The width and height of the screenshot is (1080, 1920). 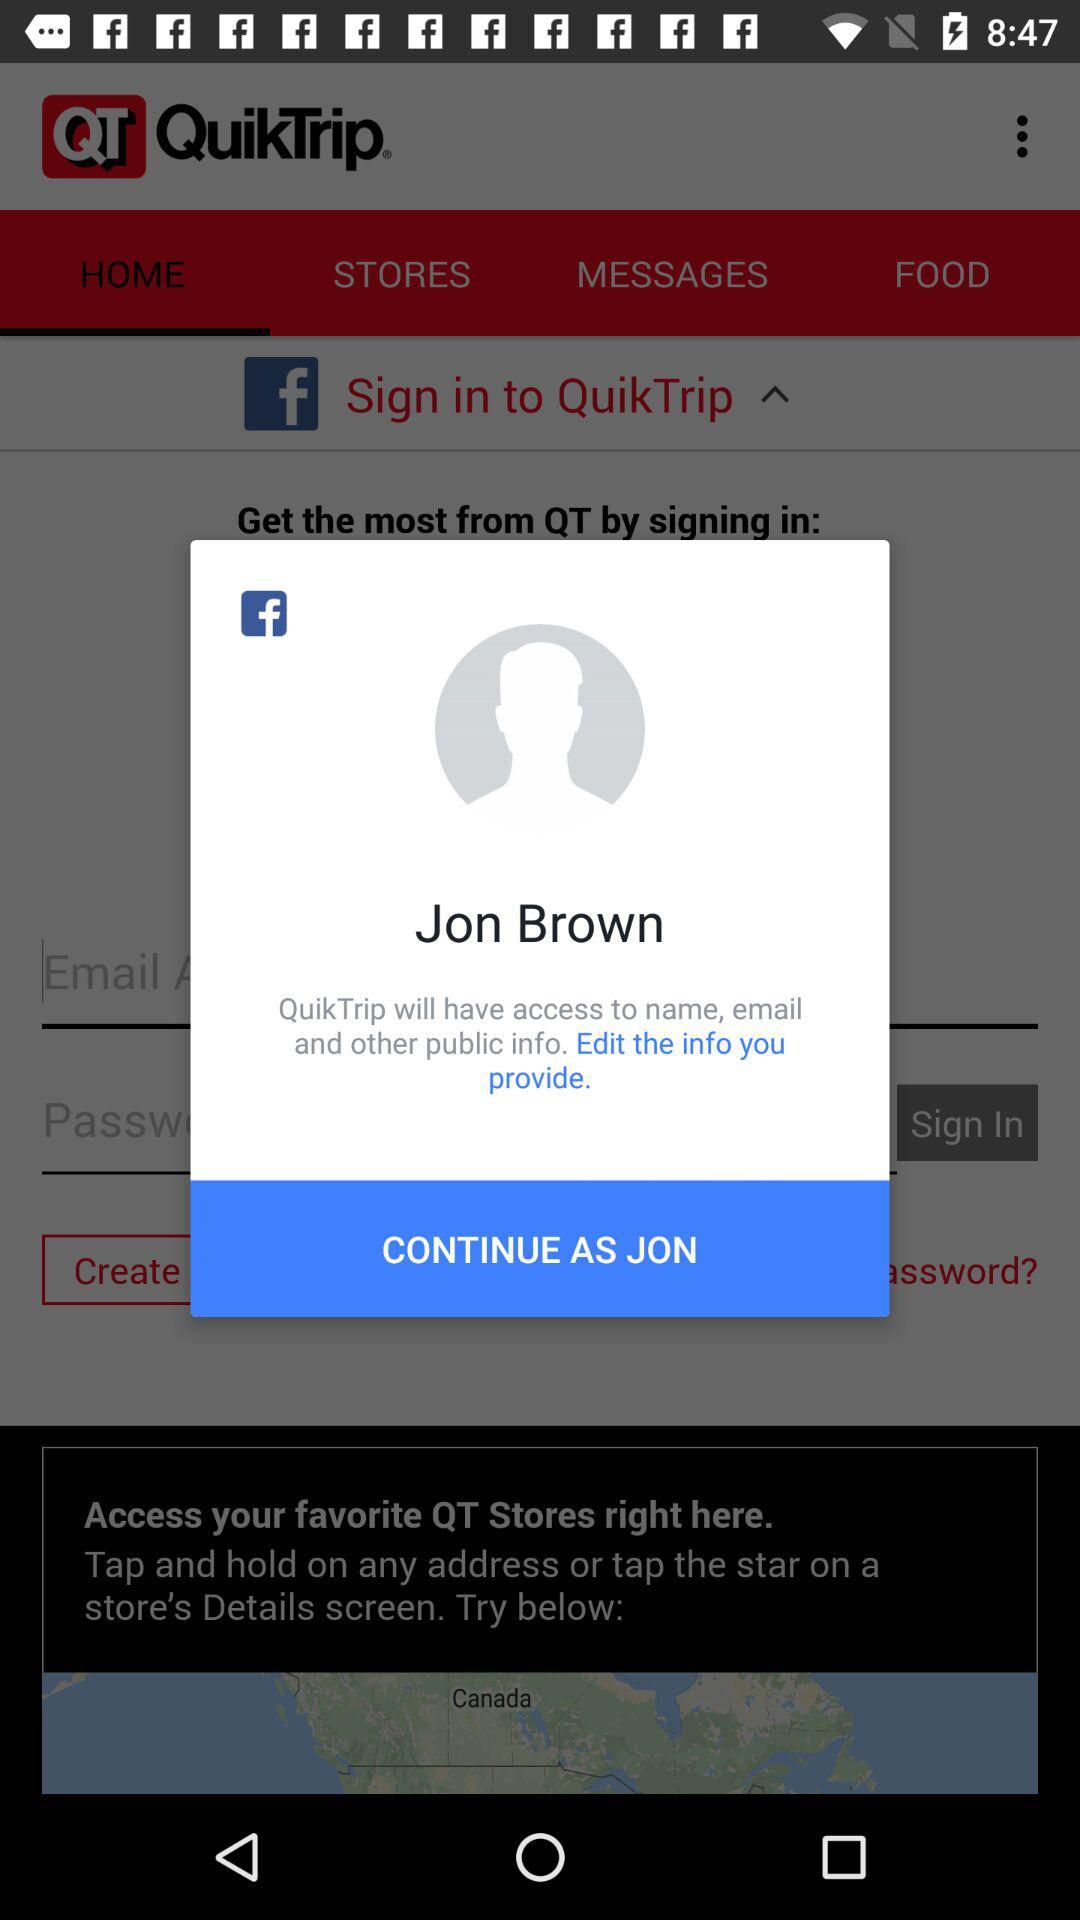 I want to click on the icon below jon brown icon, so click(x=540, y=1041).